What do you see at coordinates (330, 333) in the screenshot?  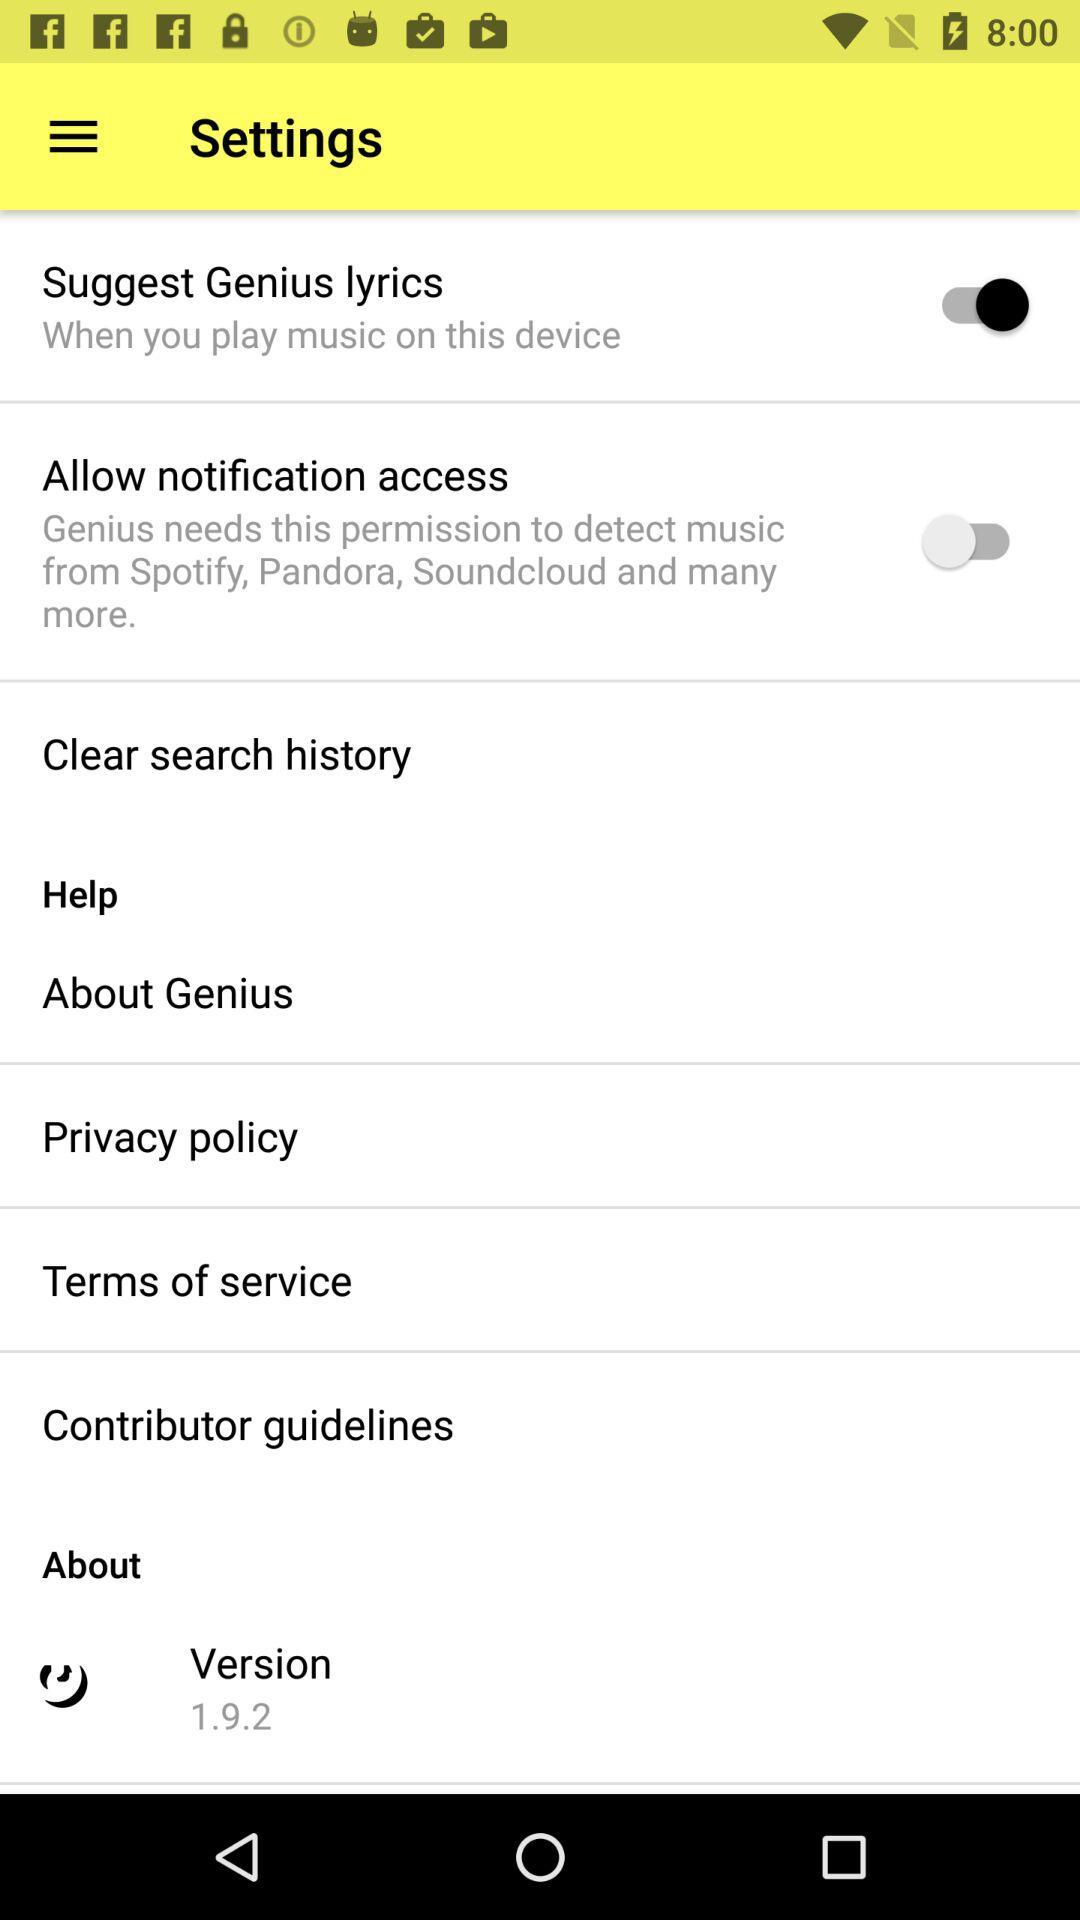 I see `the icon above allow notification access` at bounding box center [330, 333].